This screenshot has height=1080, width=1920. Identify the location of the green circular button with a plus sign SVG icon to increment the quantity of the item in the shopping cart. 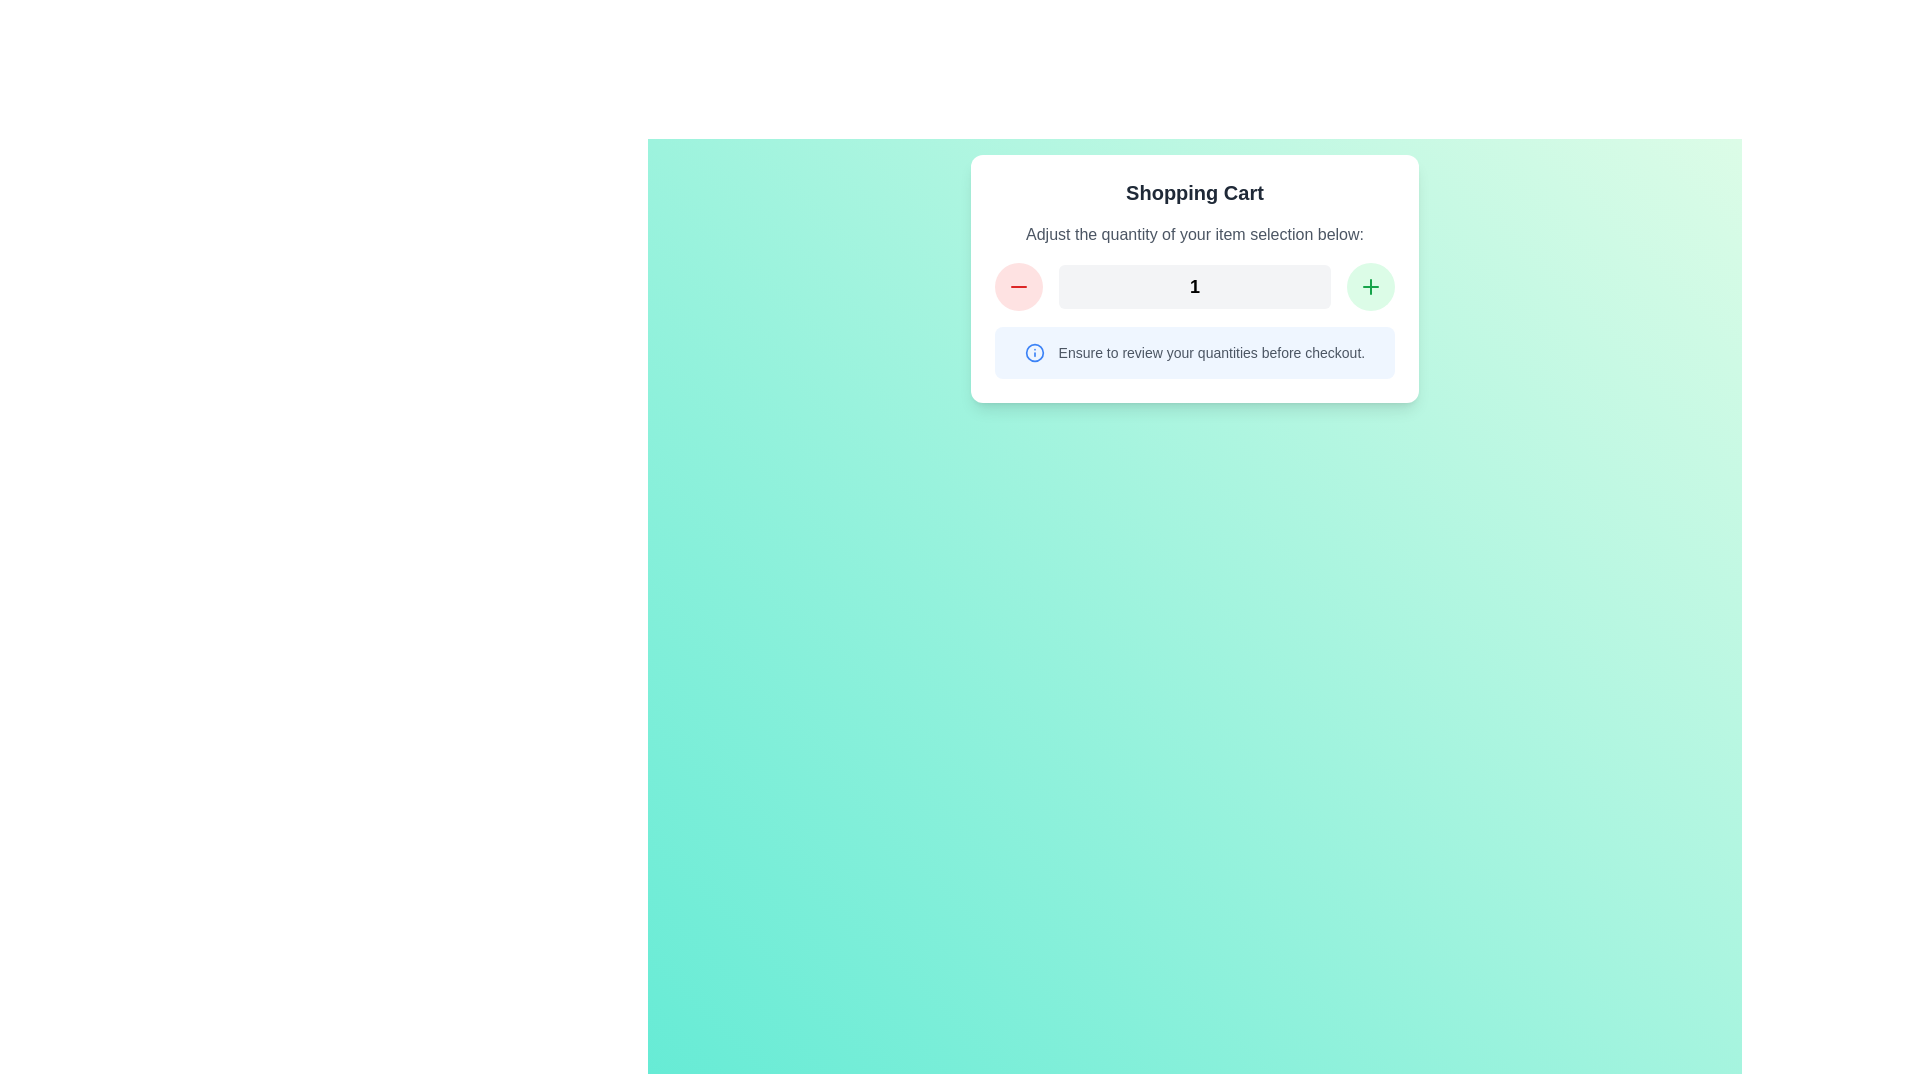
(1370, 286).